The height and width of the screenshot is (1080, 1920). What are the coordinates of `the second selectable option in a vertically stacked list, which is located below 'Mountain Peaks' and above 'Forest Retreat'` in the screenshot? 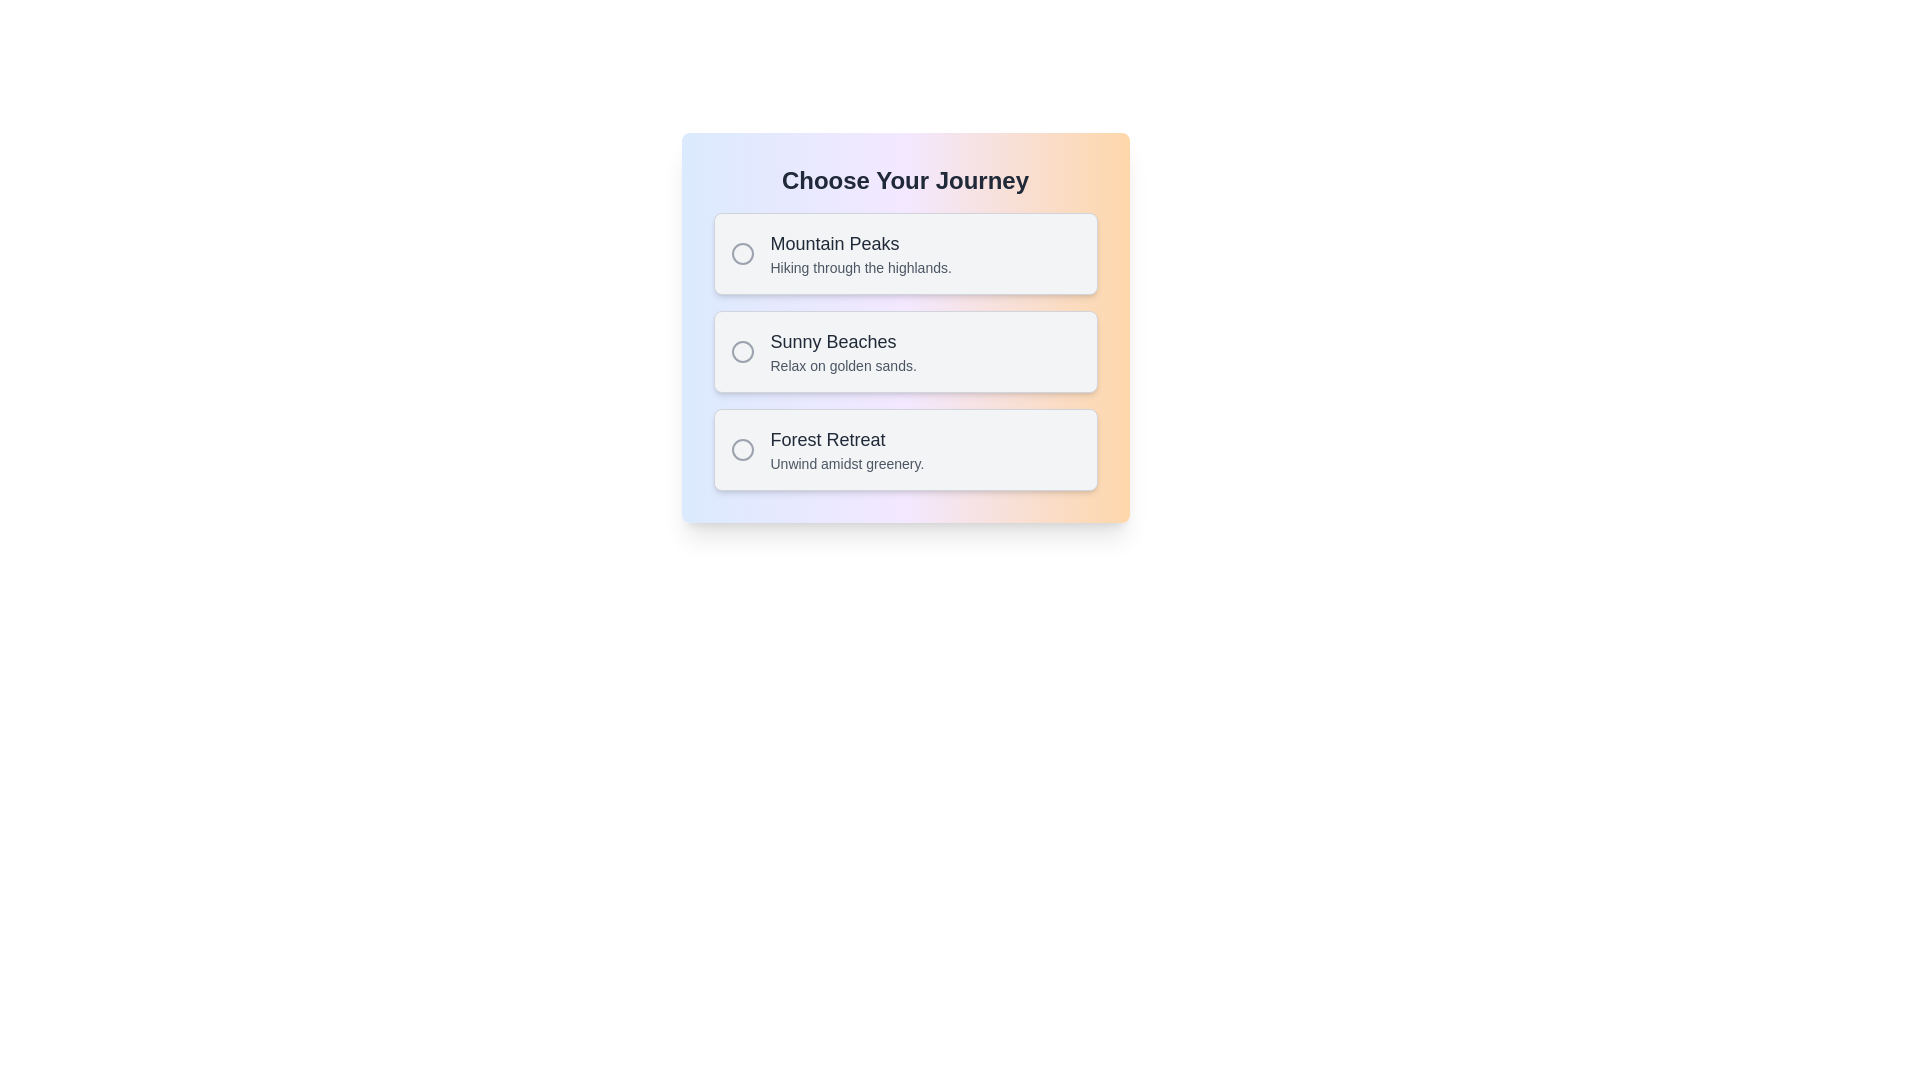 It's located at (904, 350).